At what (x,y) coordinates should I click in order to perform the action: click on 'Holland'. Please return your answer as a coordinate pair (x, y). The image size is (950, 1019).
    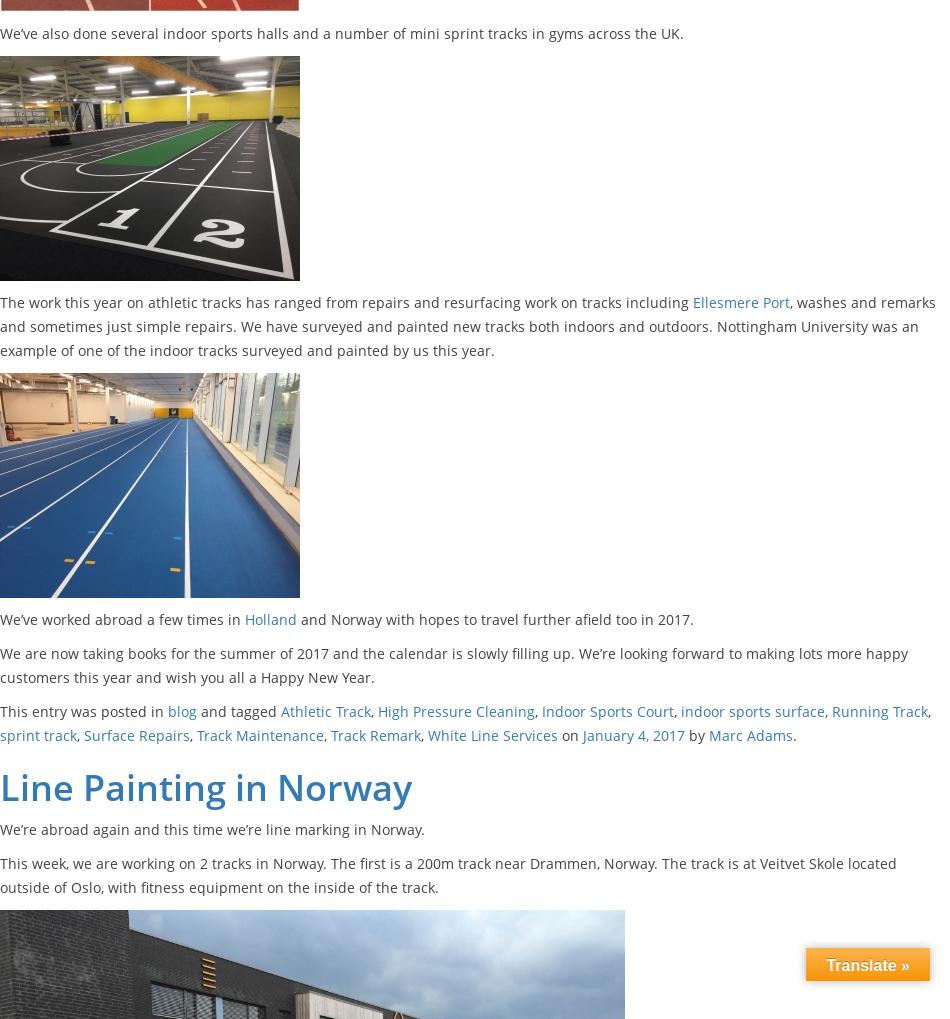
    Looking at the image, I should click on (268, 619).